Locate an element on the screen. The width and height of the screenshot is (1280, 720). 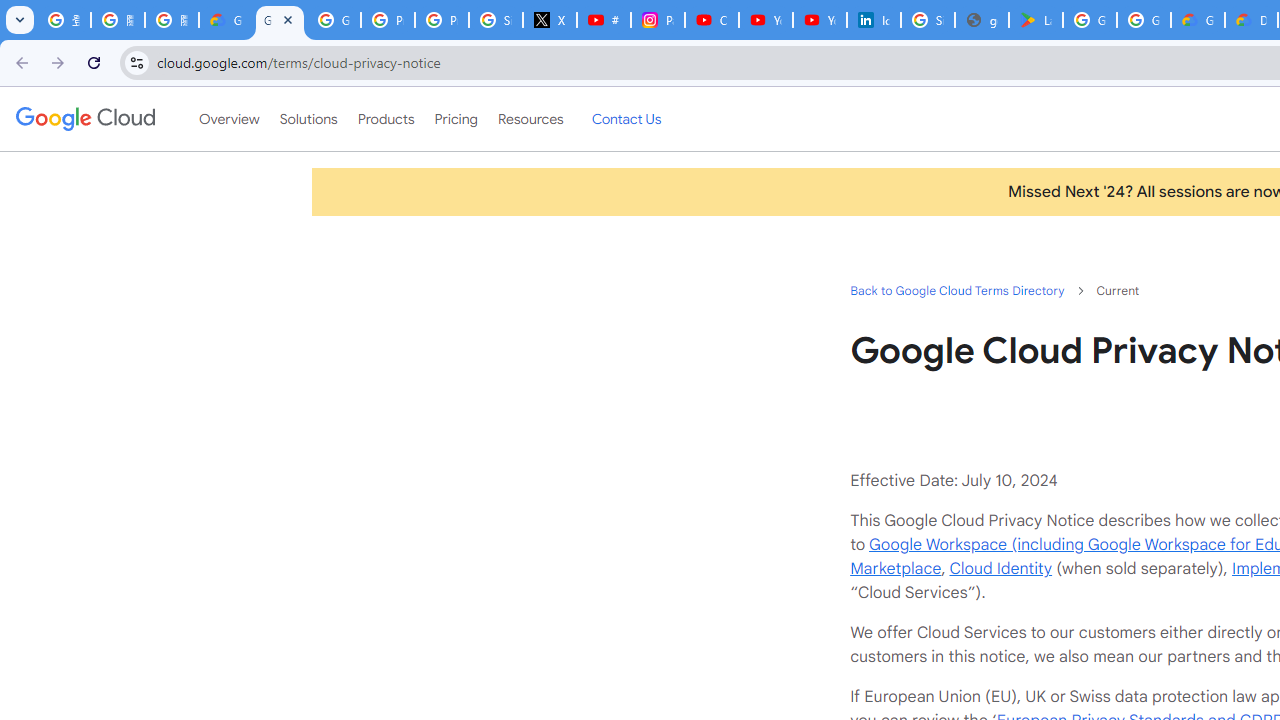
'Back to Google Cloud Terms Directory' is located at coordinates (956, 290).